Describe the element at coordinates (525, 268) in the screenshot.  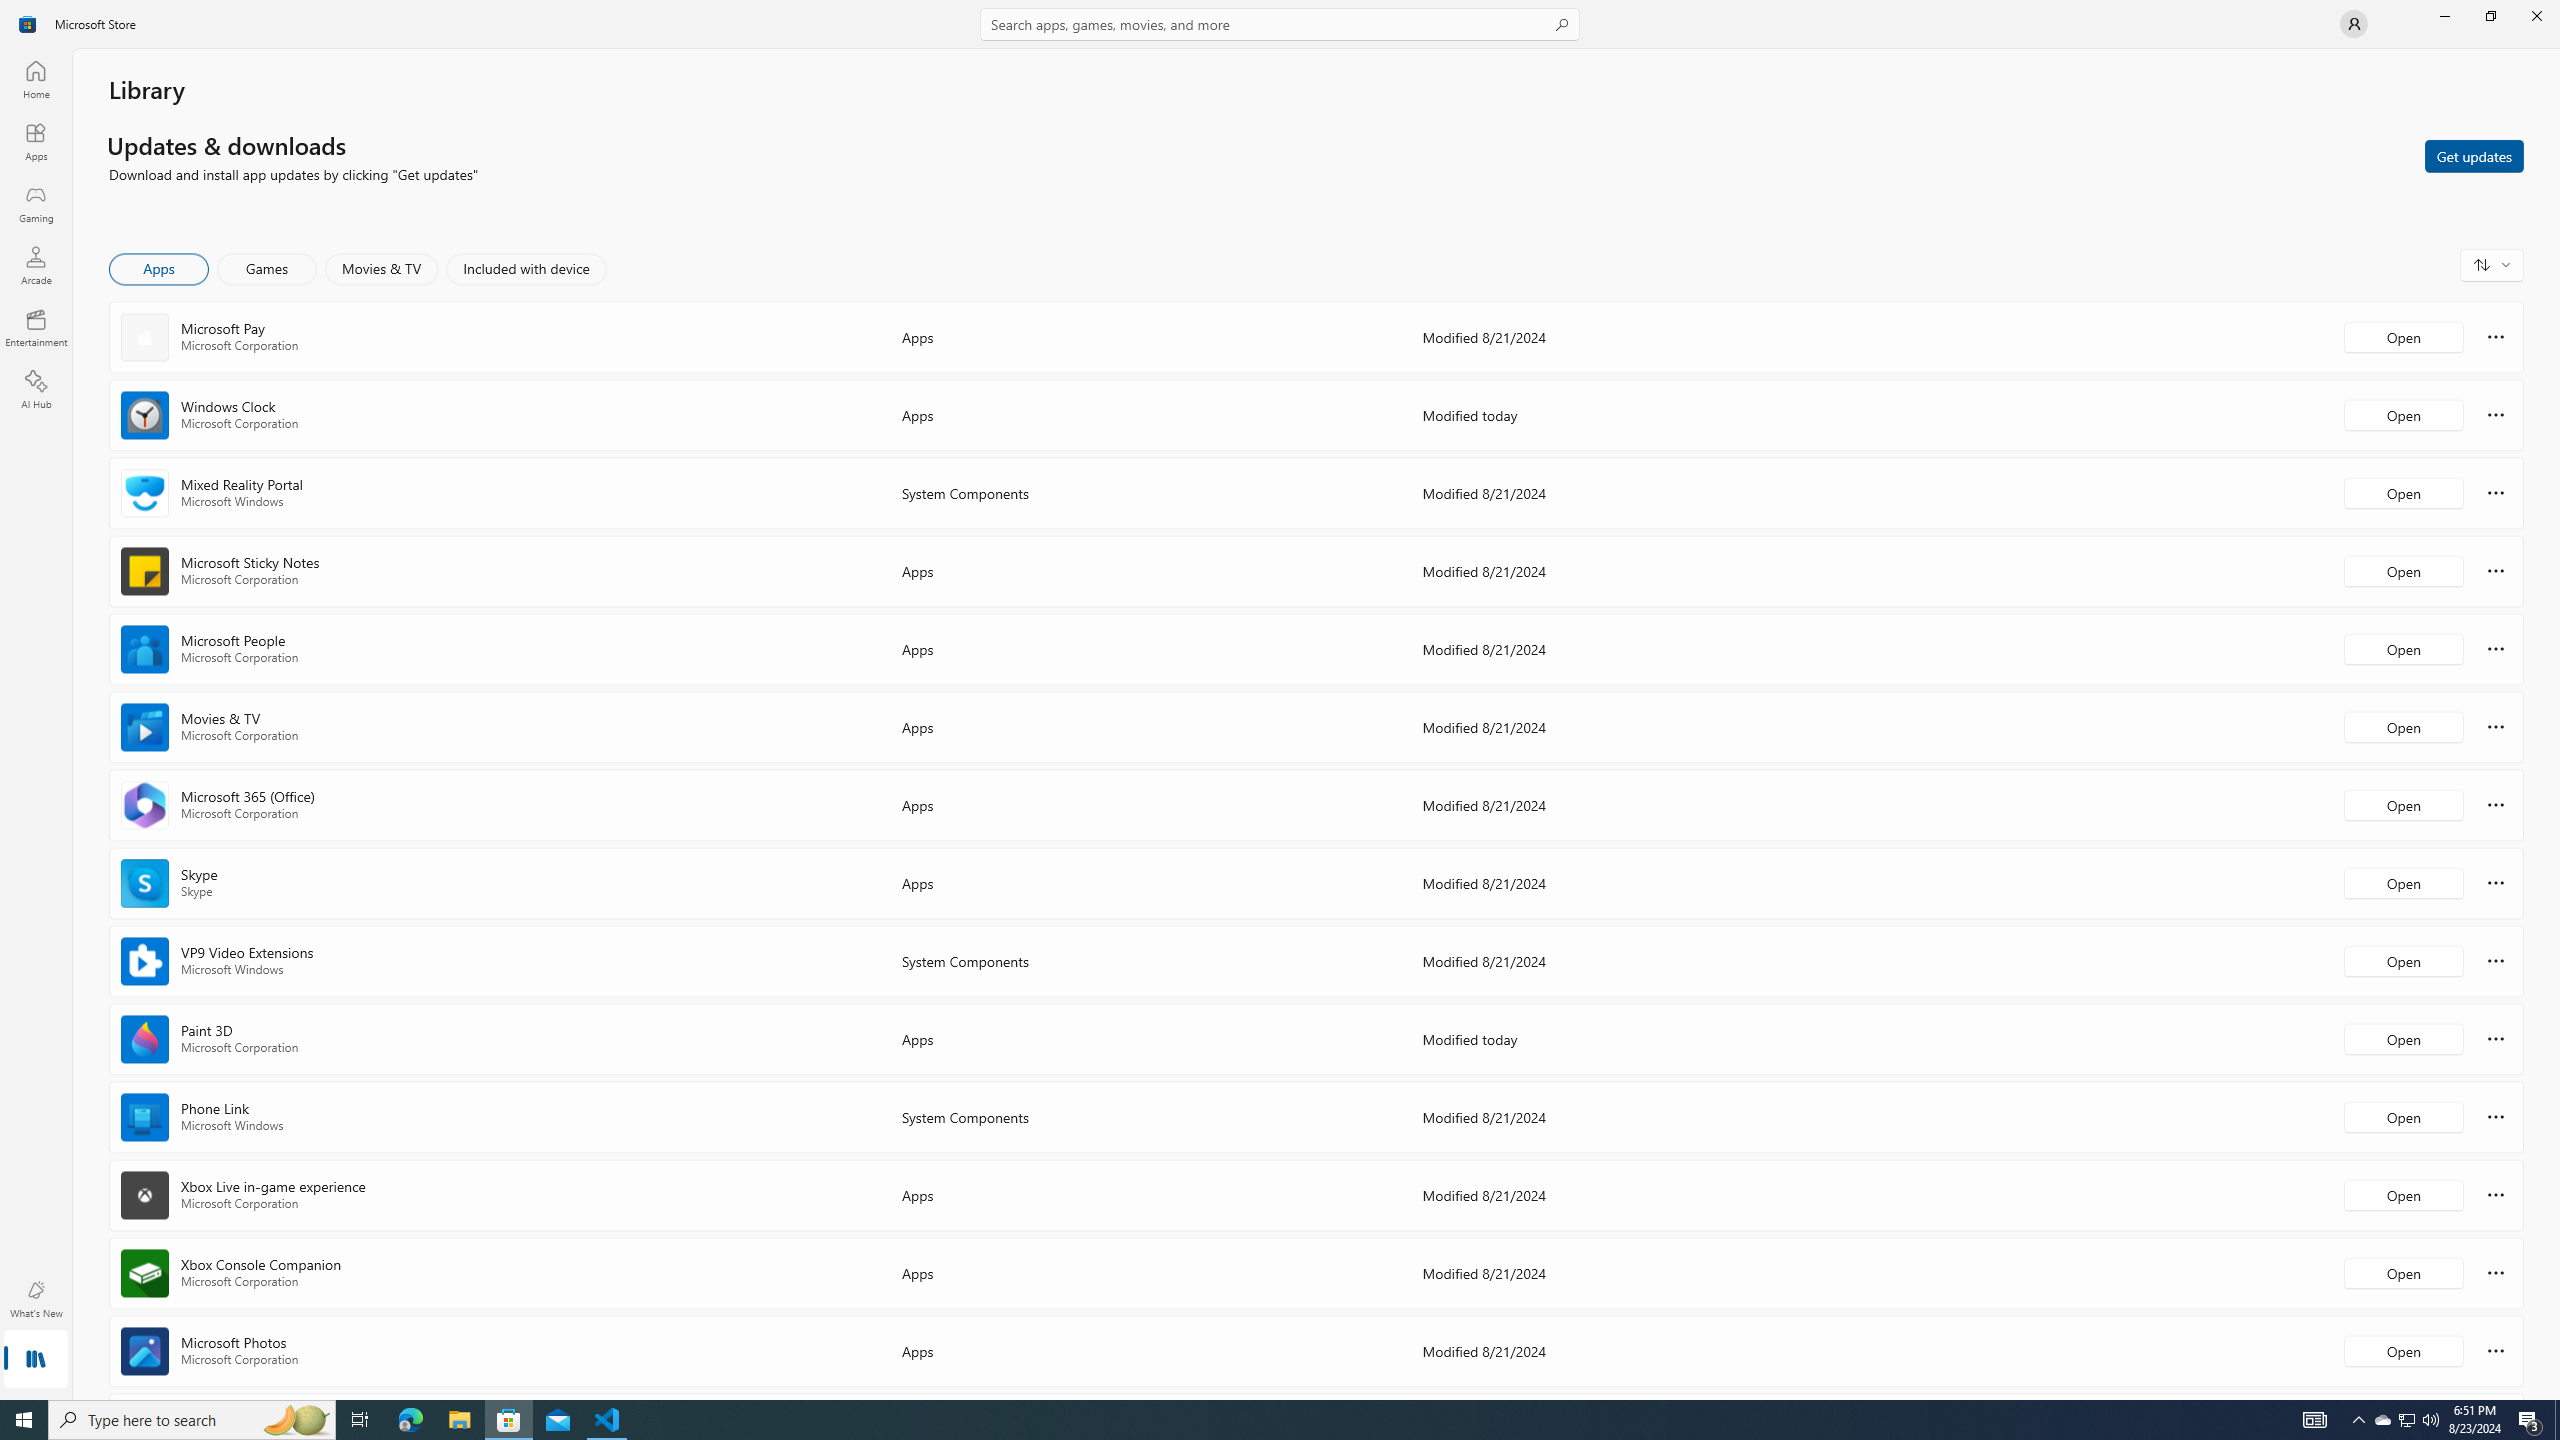
I see `'Included with device'` at that location.